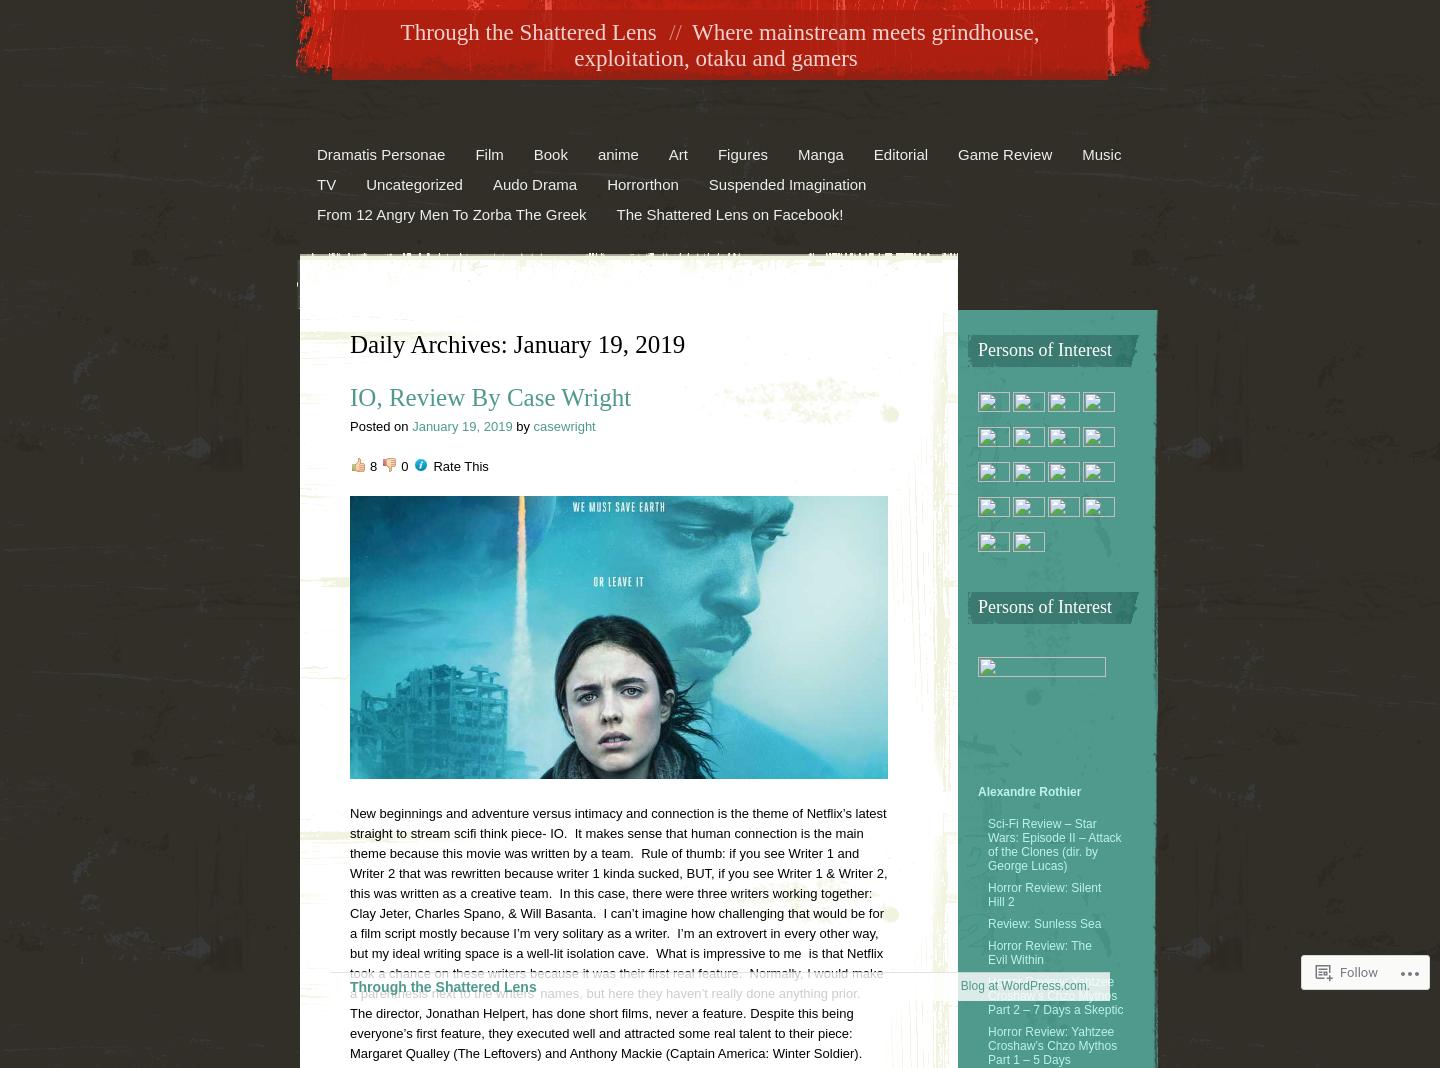  I want to click on 'Where mainstream meets grindhouse, exploitation, otaku and gamers', so click(806, 44).